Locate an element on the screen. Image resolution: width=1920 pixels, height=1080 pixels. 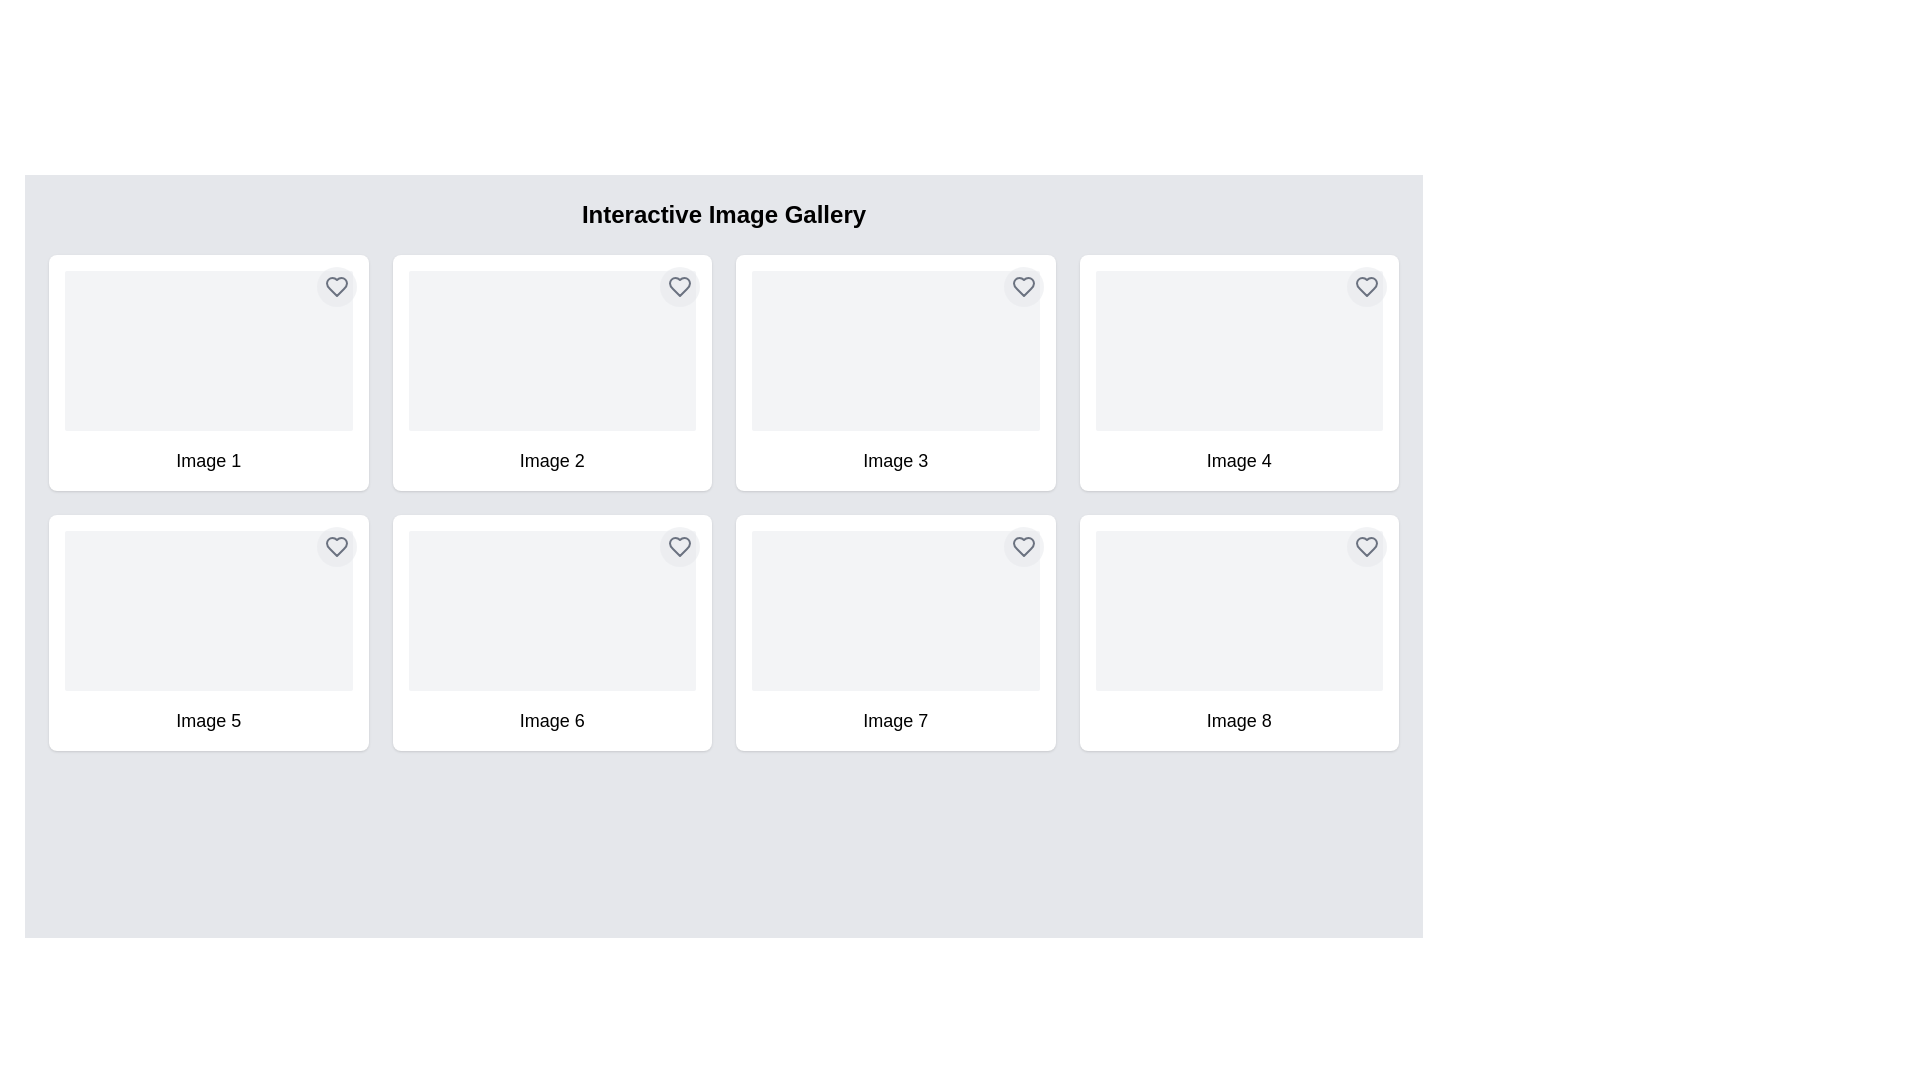
the heart icon button located at the top-right corner of the 'Image 4' card in the interactive image gallery is located at coordinates (1366, 286).